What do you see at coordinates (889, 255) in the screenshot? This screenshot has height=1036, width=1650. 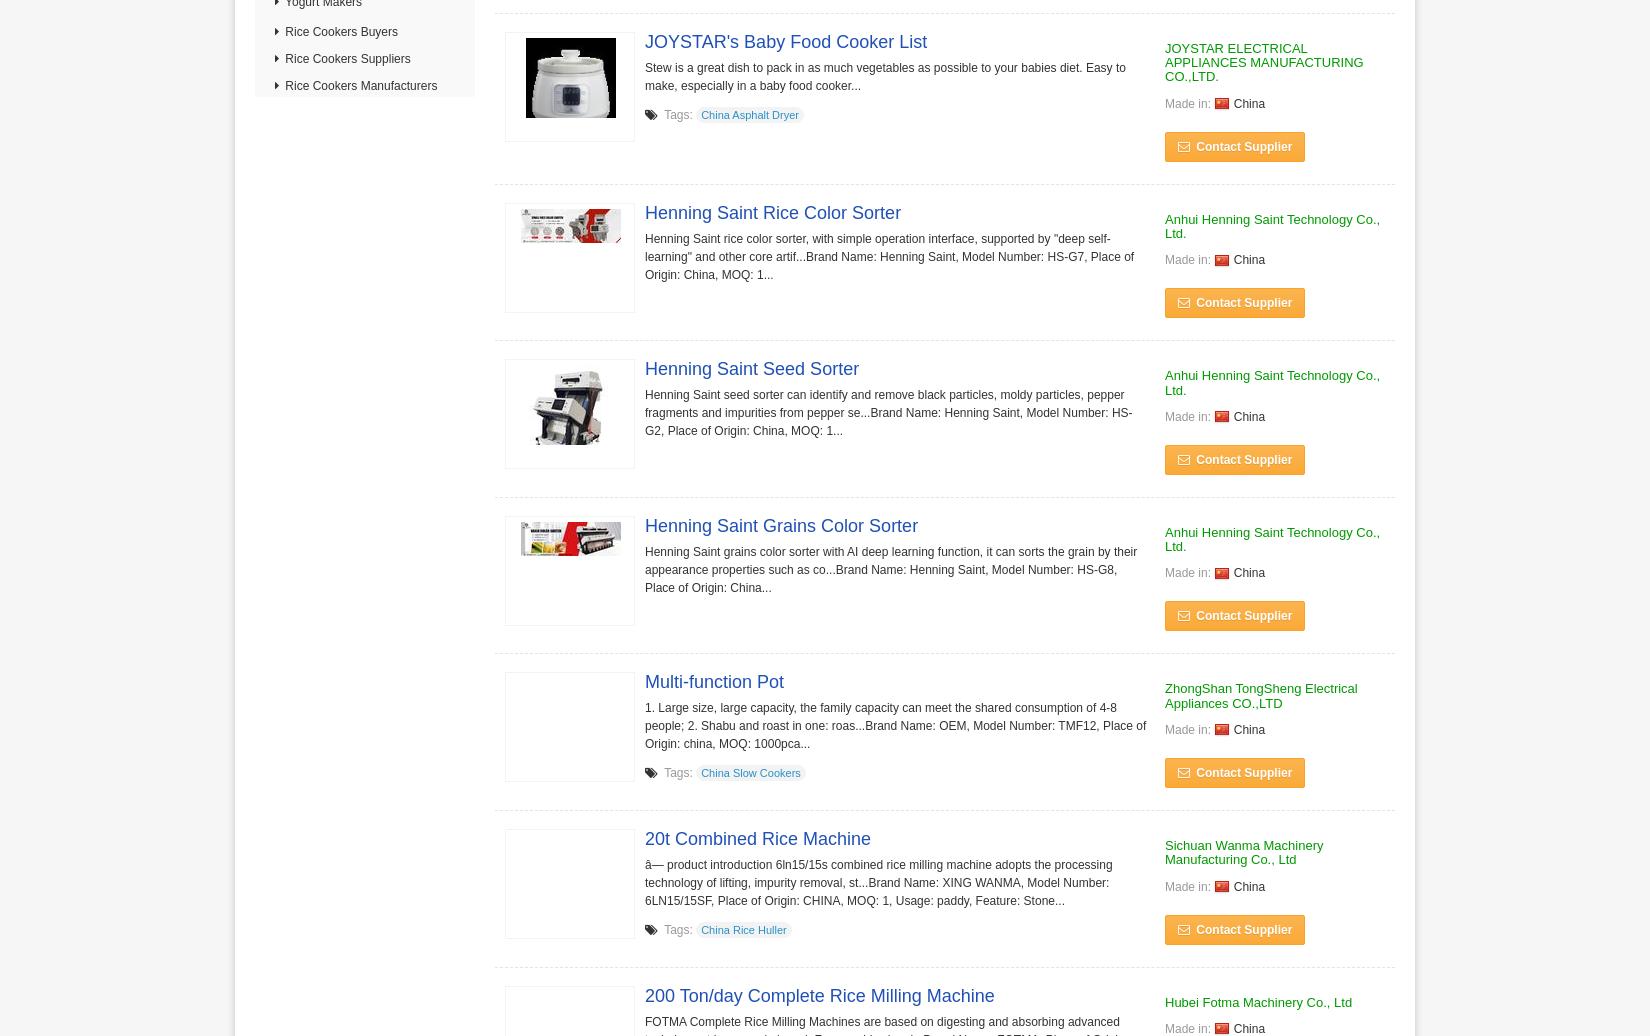 I see `'Henning Saint rice color sorter, with simple operation interface, supported by "deep self-learning" and other core artif...Brand Name: Henning Saint, Model Number: HS-G7, Place of Origin: China, MOQ: 1...'` at bounding box center [889, 255].